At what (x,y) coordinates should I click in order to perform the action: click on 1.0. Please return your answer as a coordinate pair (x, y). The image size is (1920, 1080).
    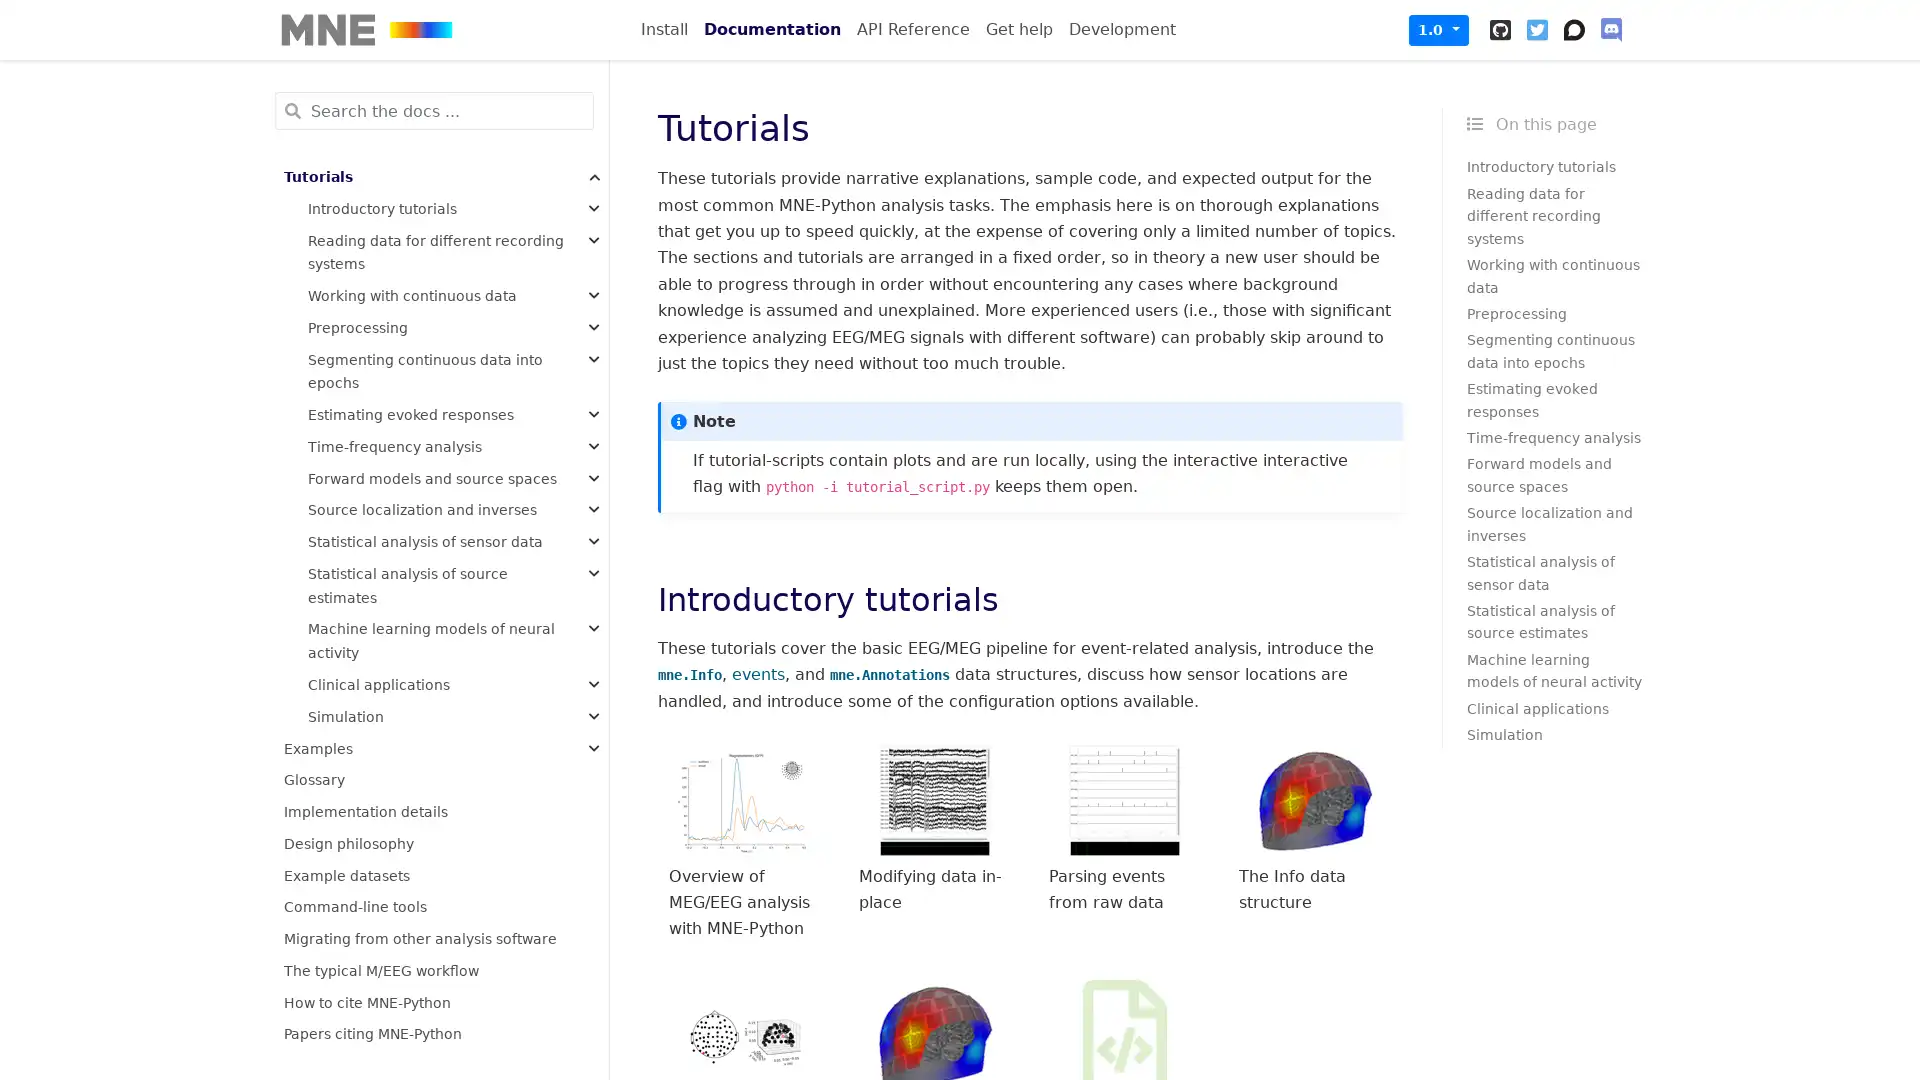
    Looking at the image, I should click on (1438, 29).